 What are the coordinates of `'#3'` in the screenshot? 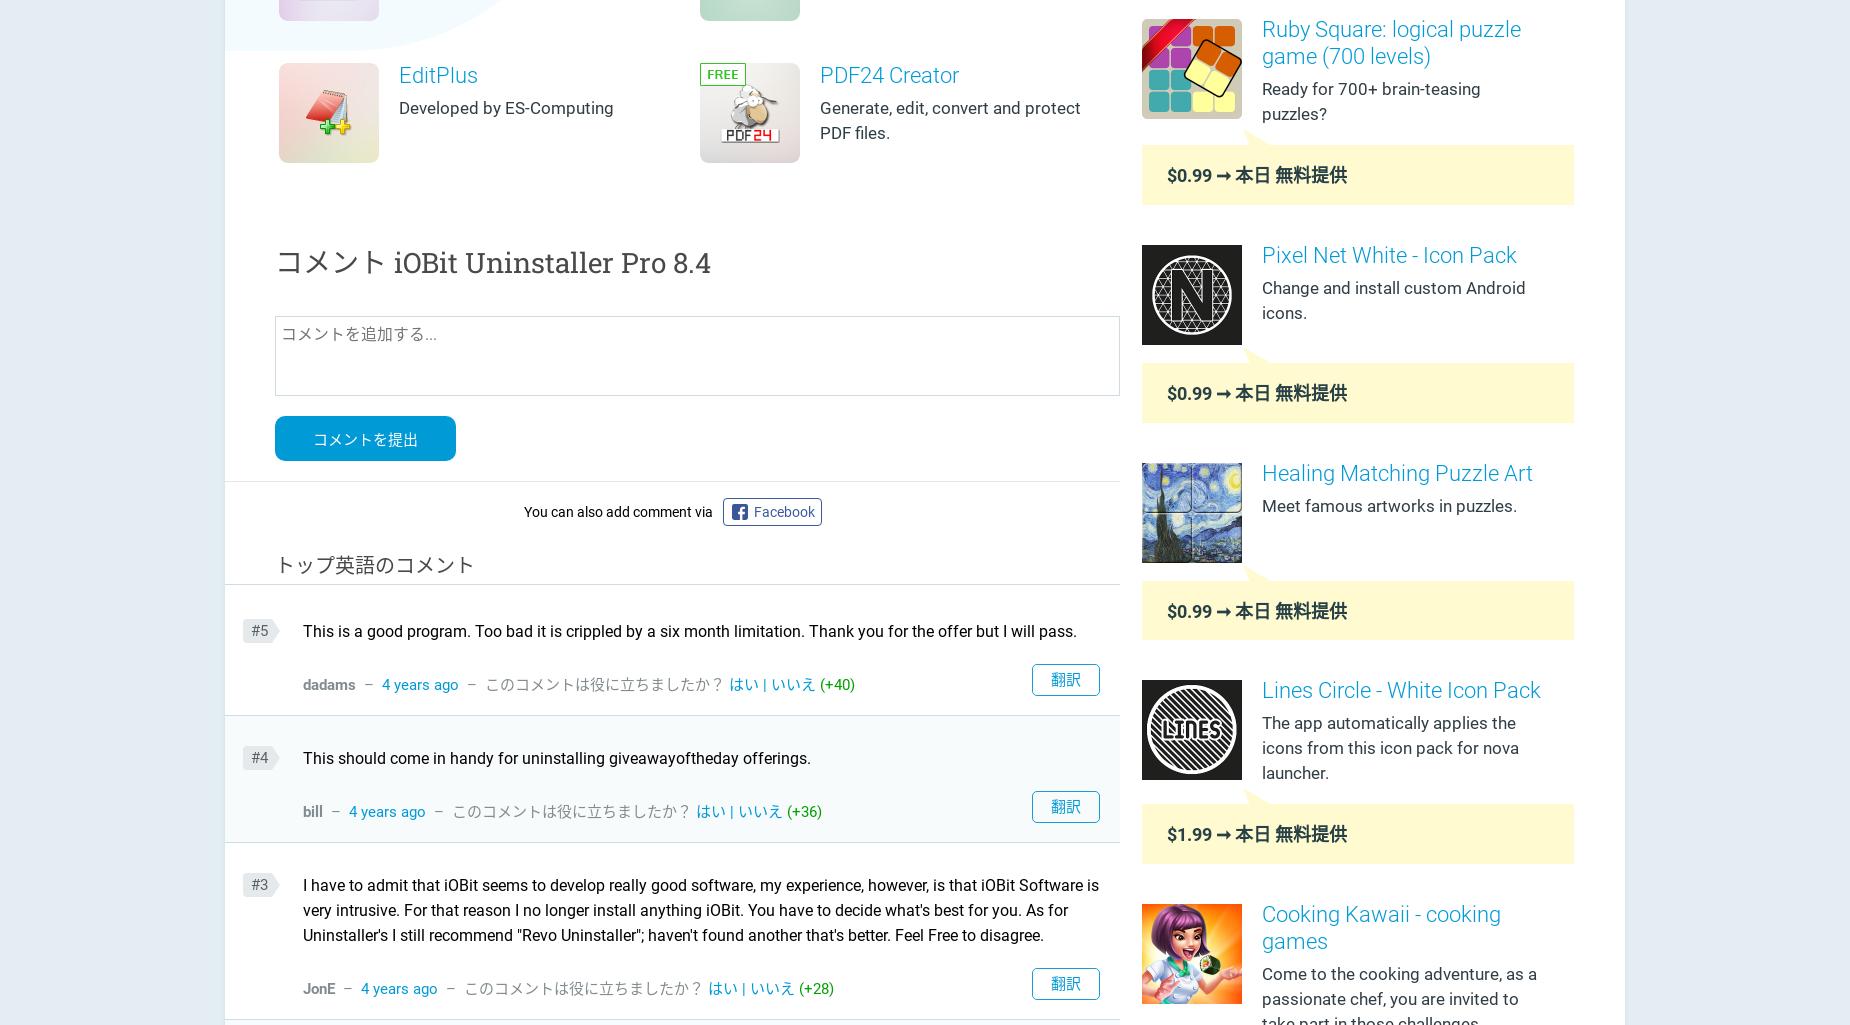 It's located at (258, 883).